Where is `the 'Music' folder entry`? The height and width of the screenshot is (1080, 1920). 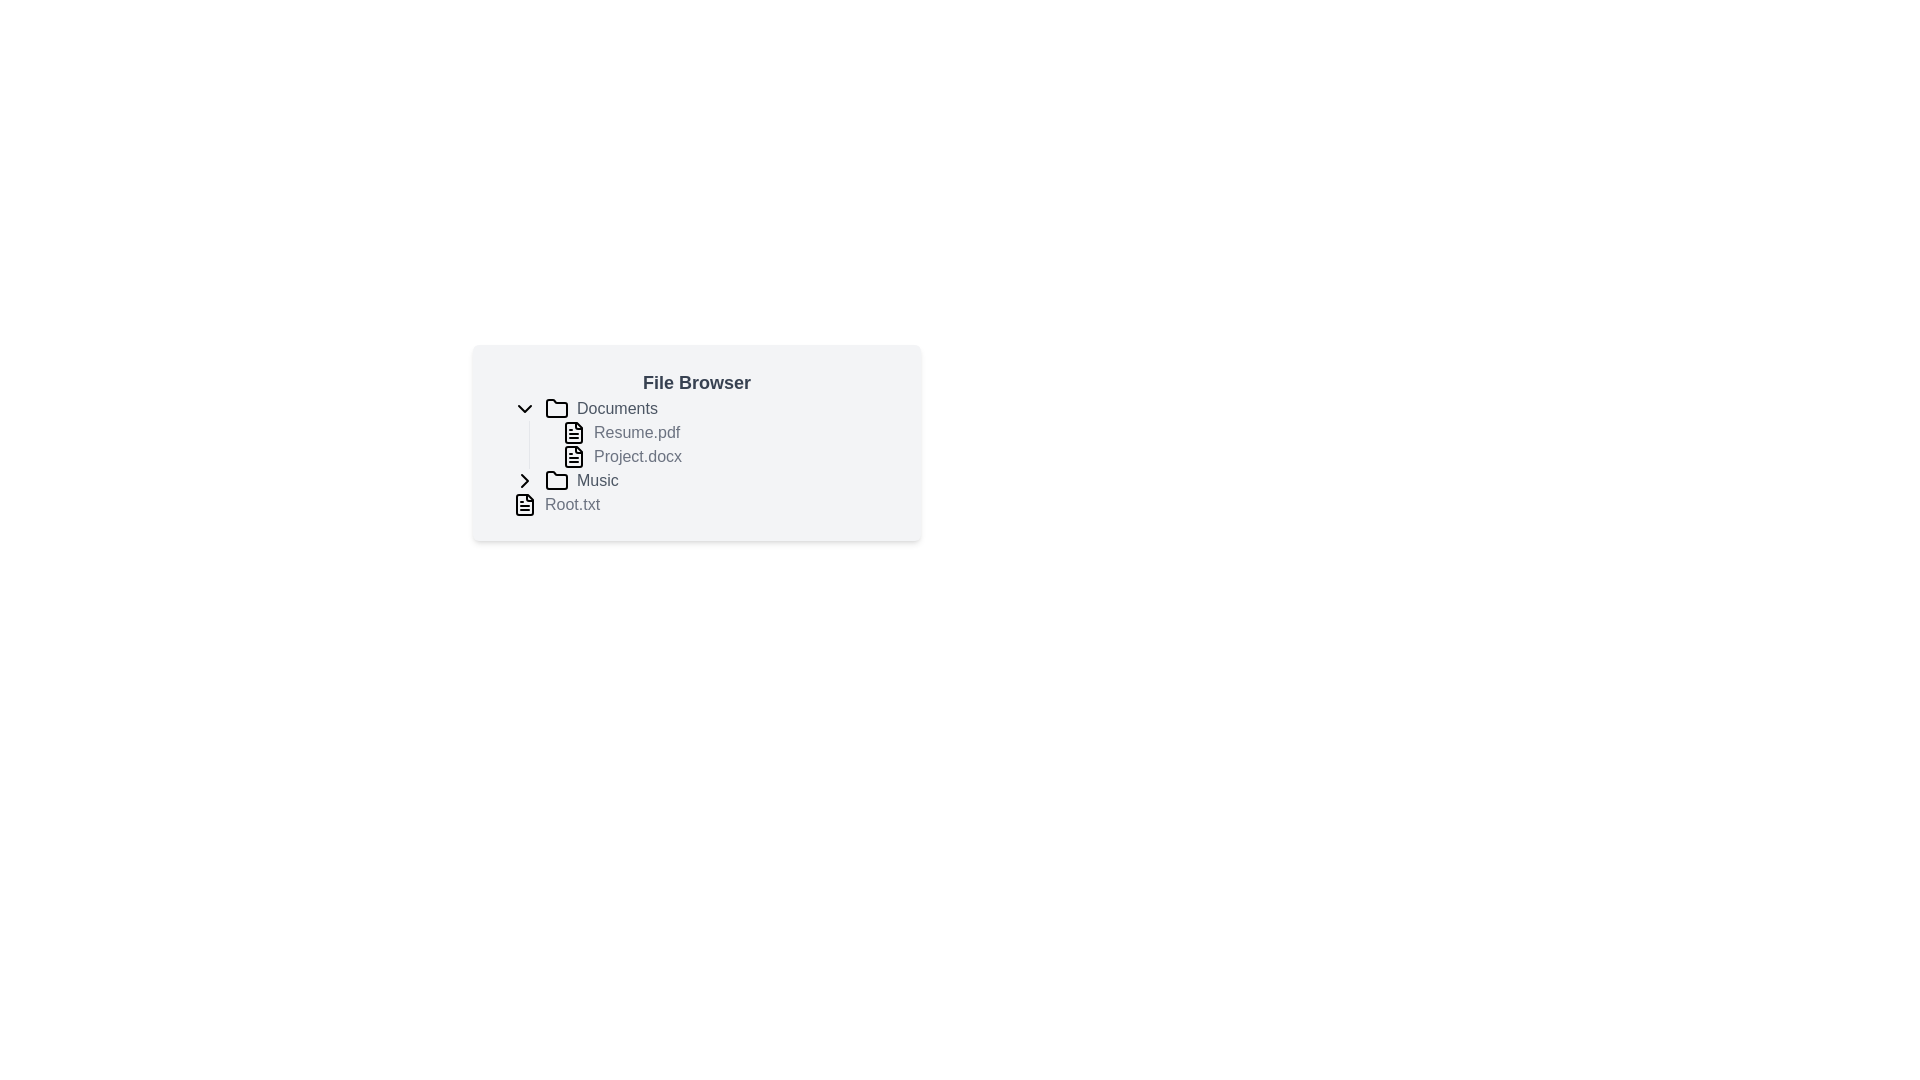 the 'Music' folder entry is located at coordinates (696, 481).